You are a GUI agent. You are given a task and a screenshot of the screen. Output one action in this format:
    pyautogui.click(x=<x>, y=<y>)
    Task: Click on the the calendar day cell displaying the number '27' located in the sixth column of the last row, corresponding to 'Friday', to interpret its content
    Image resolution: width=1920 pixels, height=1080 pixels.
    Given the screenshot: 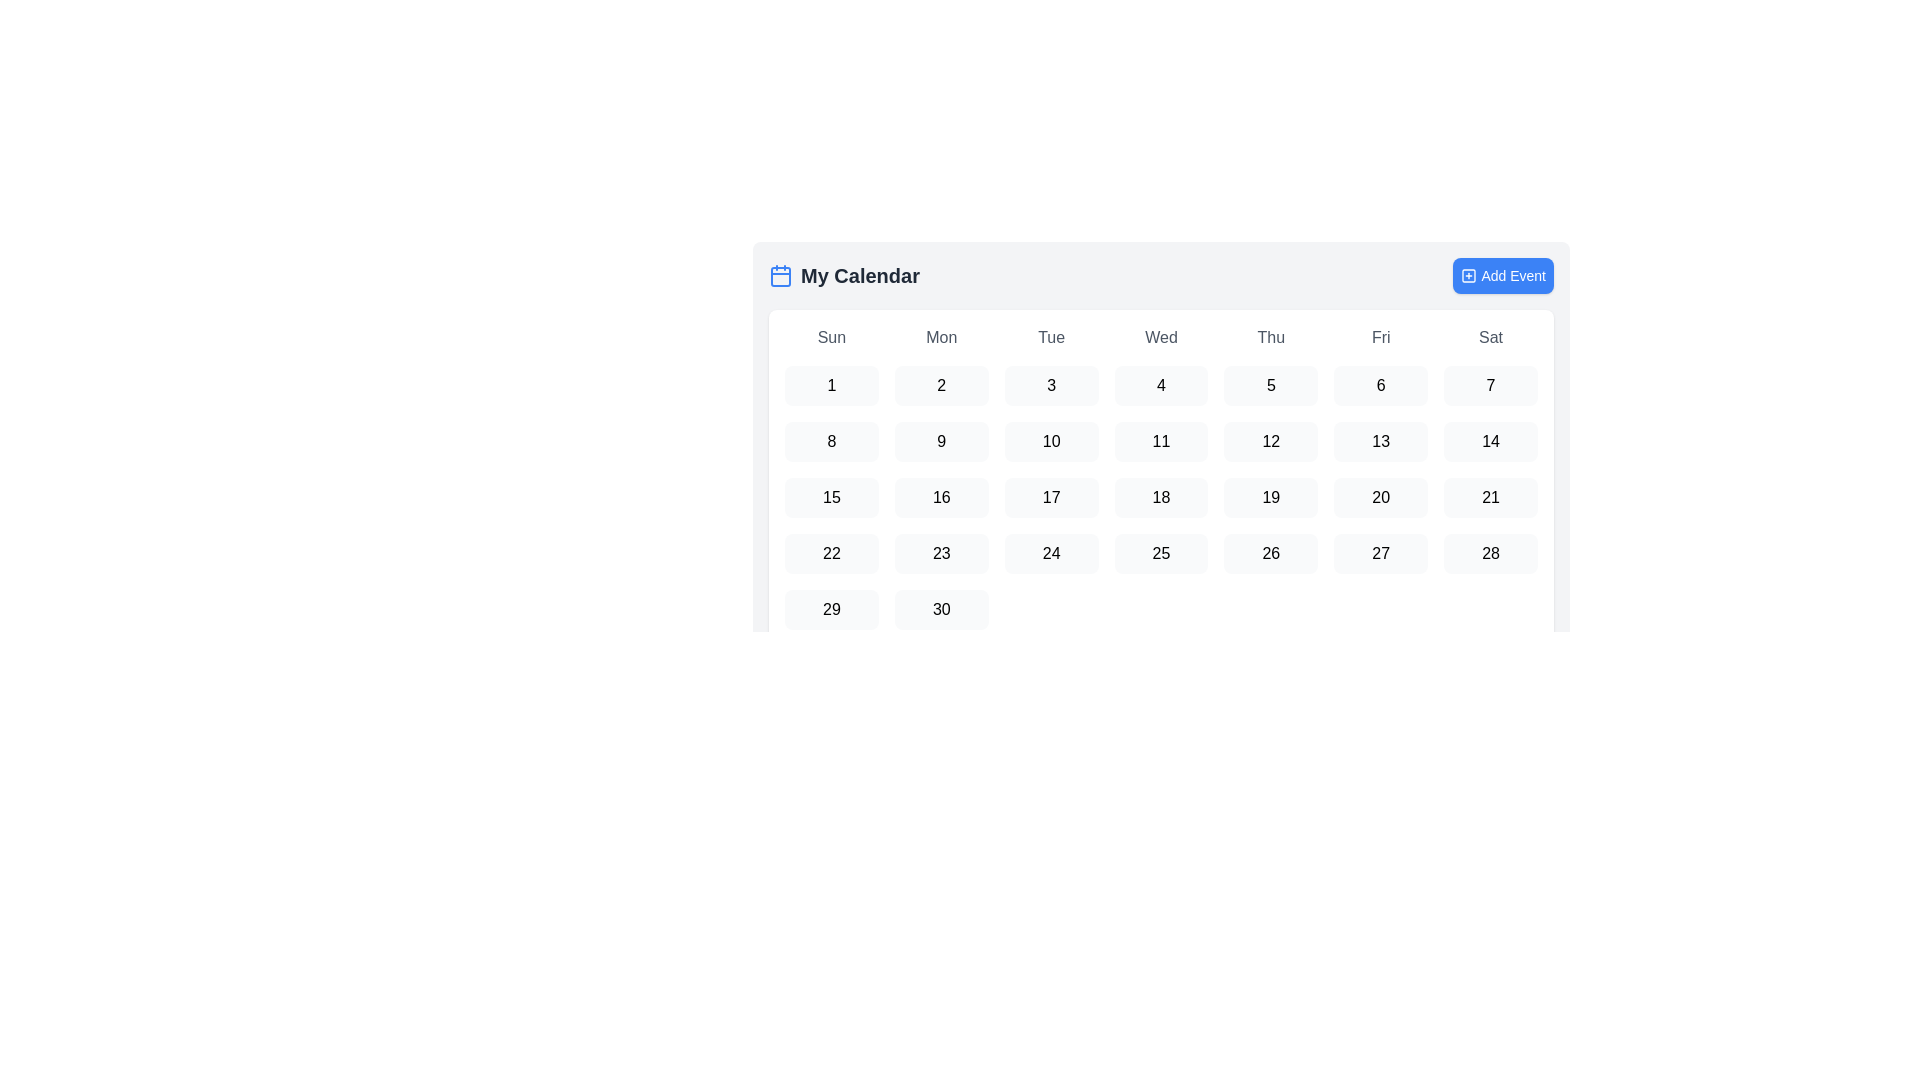 What is the action you would take?
    pyautogui.click(x=1380, y=554)
    